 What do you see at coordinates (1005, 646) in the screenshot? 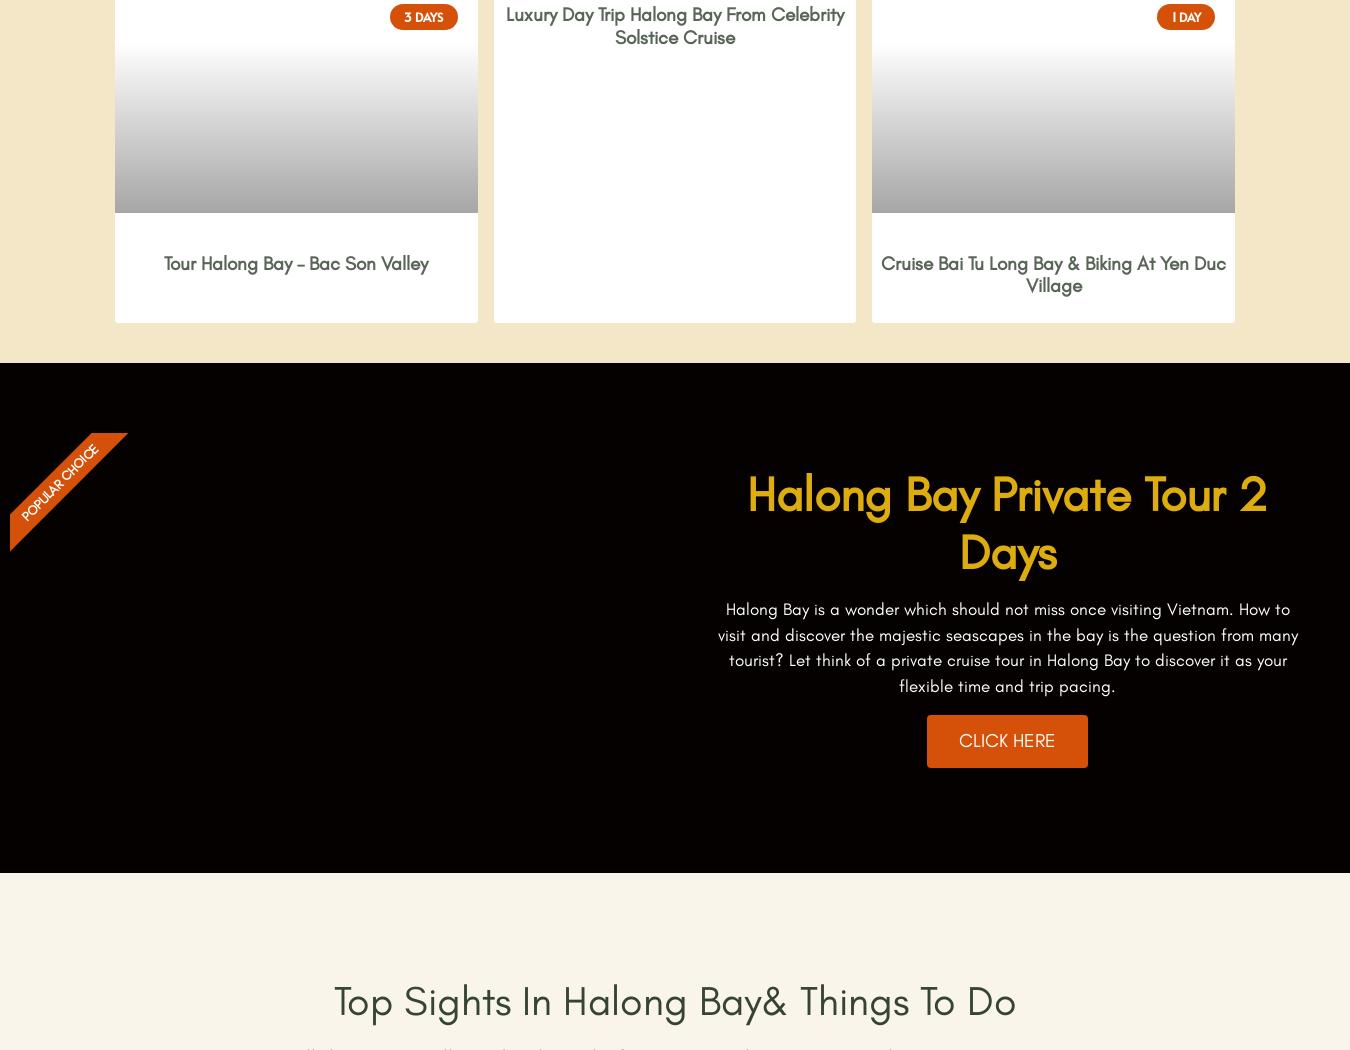
I see `'Halong Bay is a wonder which should not miss once visiting Vietnam. How to visit and discover the majestic seascapes in the bay is the question from many tourist? Let think of a private cruise tour in Halong Bay to discover it as your flexible time and trip pacing.'` at bounding box center [1005, 646].